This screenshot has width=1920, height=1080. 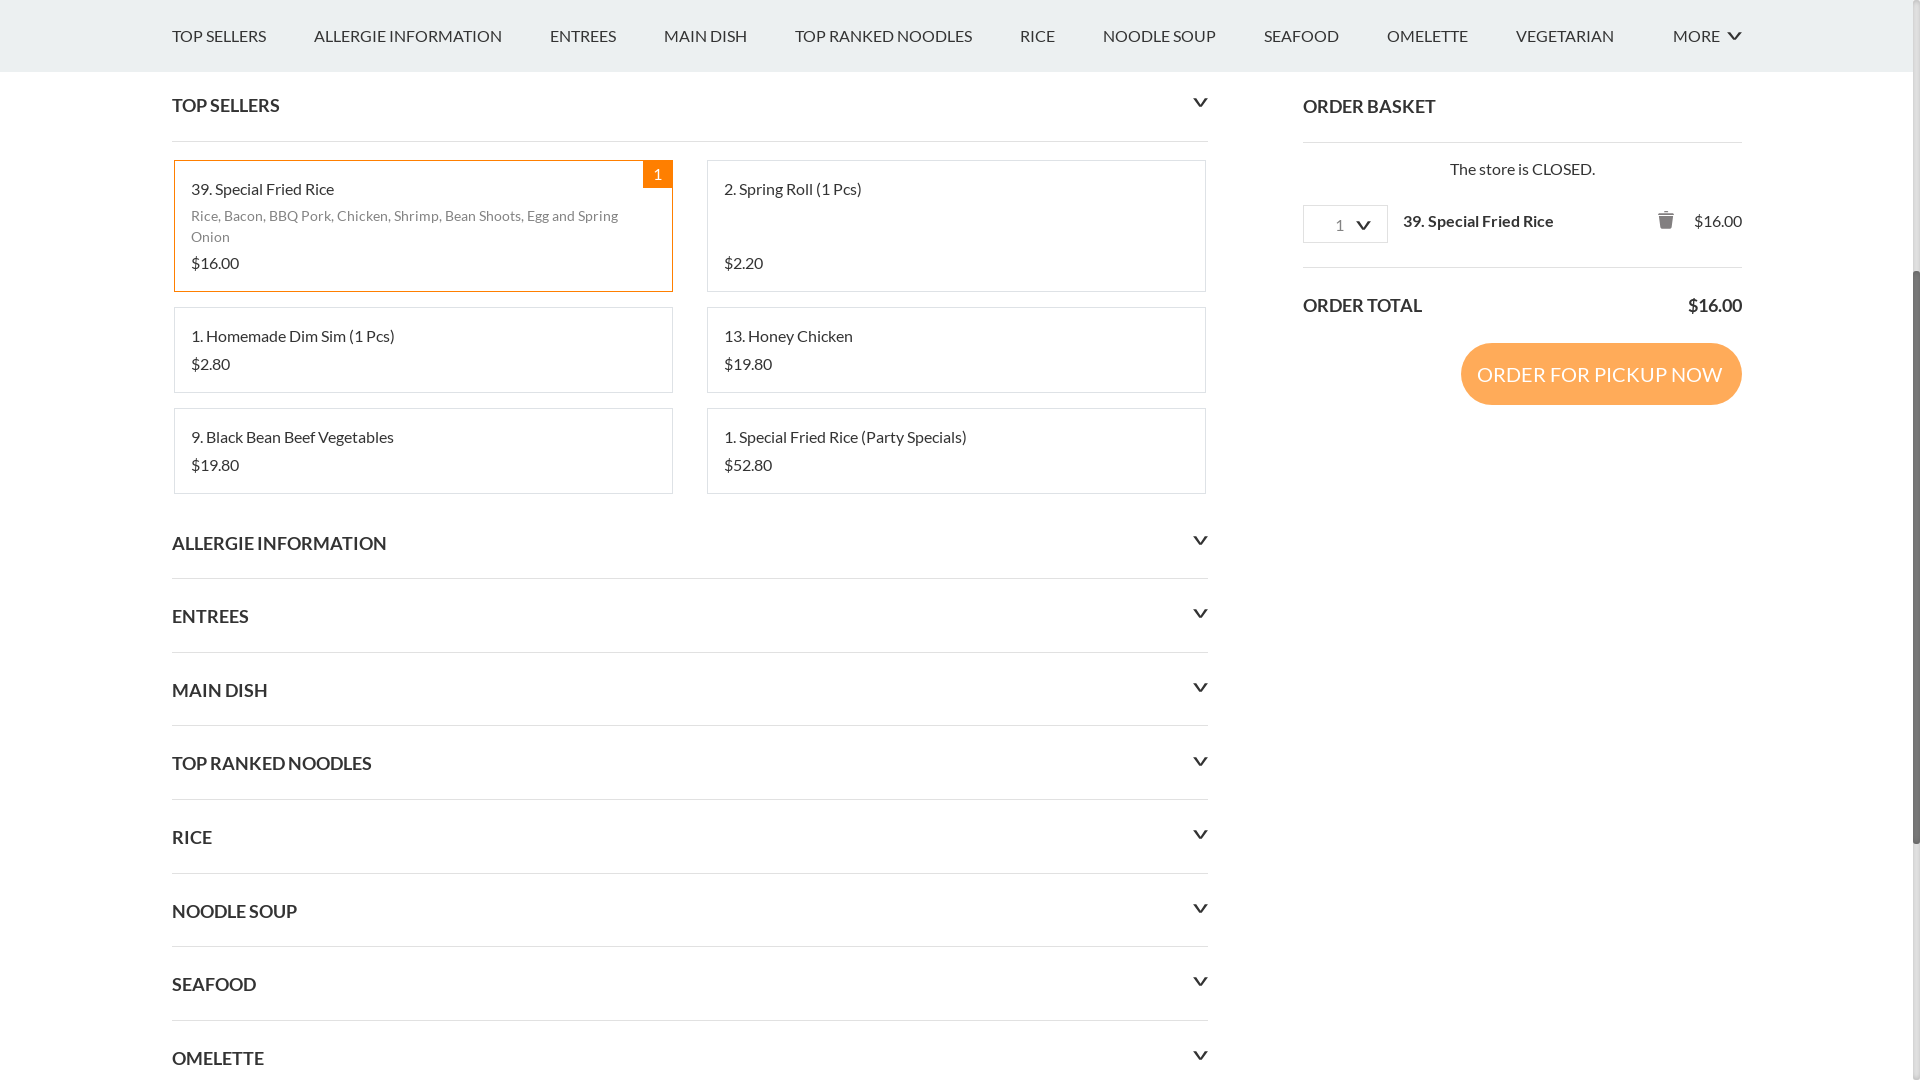 What do you see at coordinates (431, 547) in the screenshot?
I see `'ALLERGIE INFORMATION'` at bounding box center [431, 547].